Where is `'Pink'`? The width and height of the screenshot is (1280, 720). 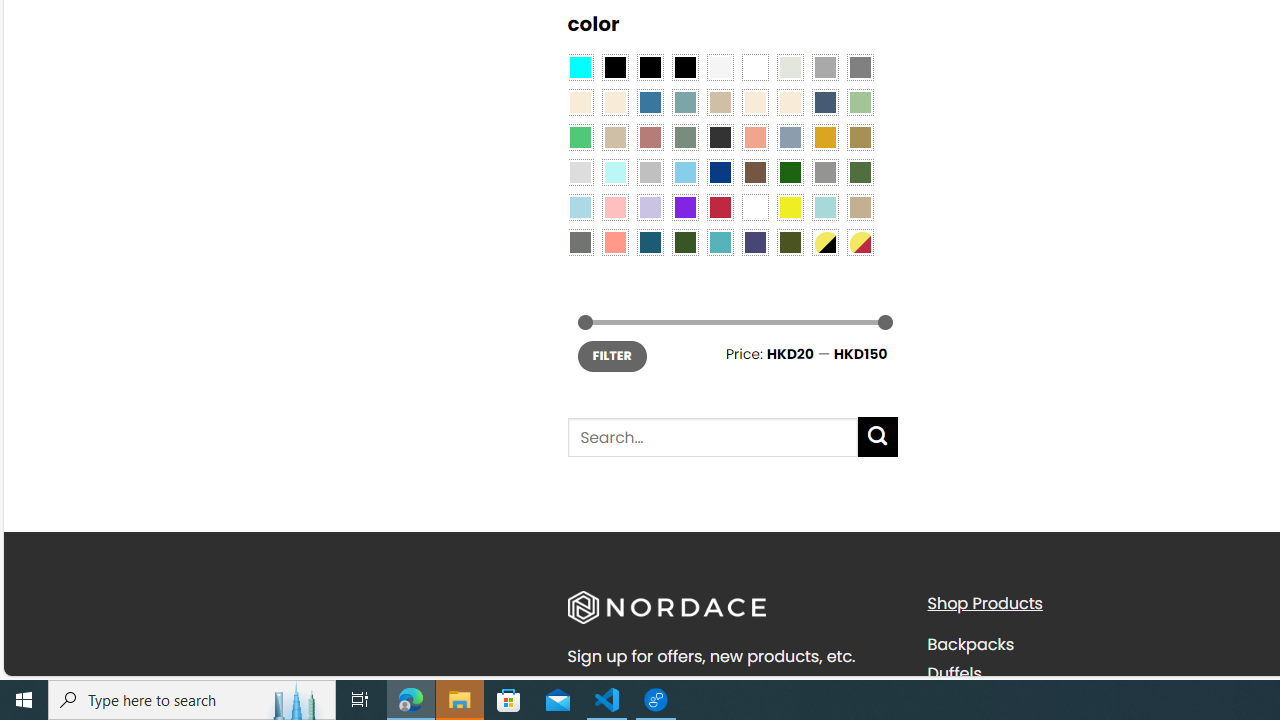 'Pink' is located at coordinates (614, 208).